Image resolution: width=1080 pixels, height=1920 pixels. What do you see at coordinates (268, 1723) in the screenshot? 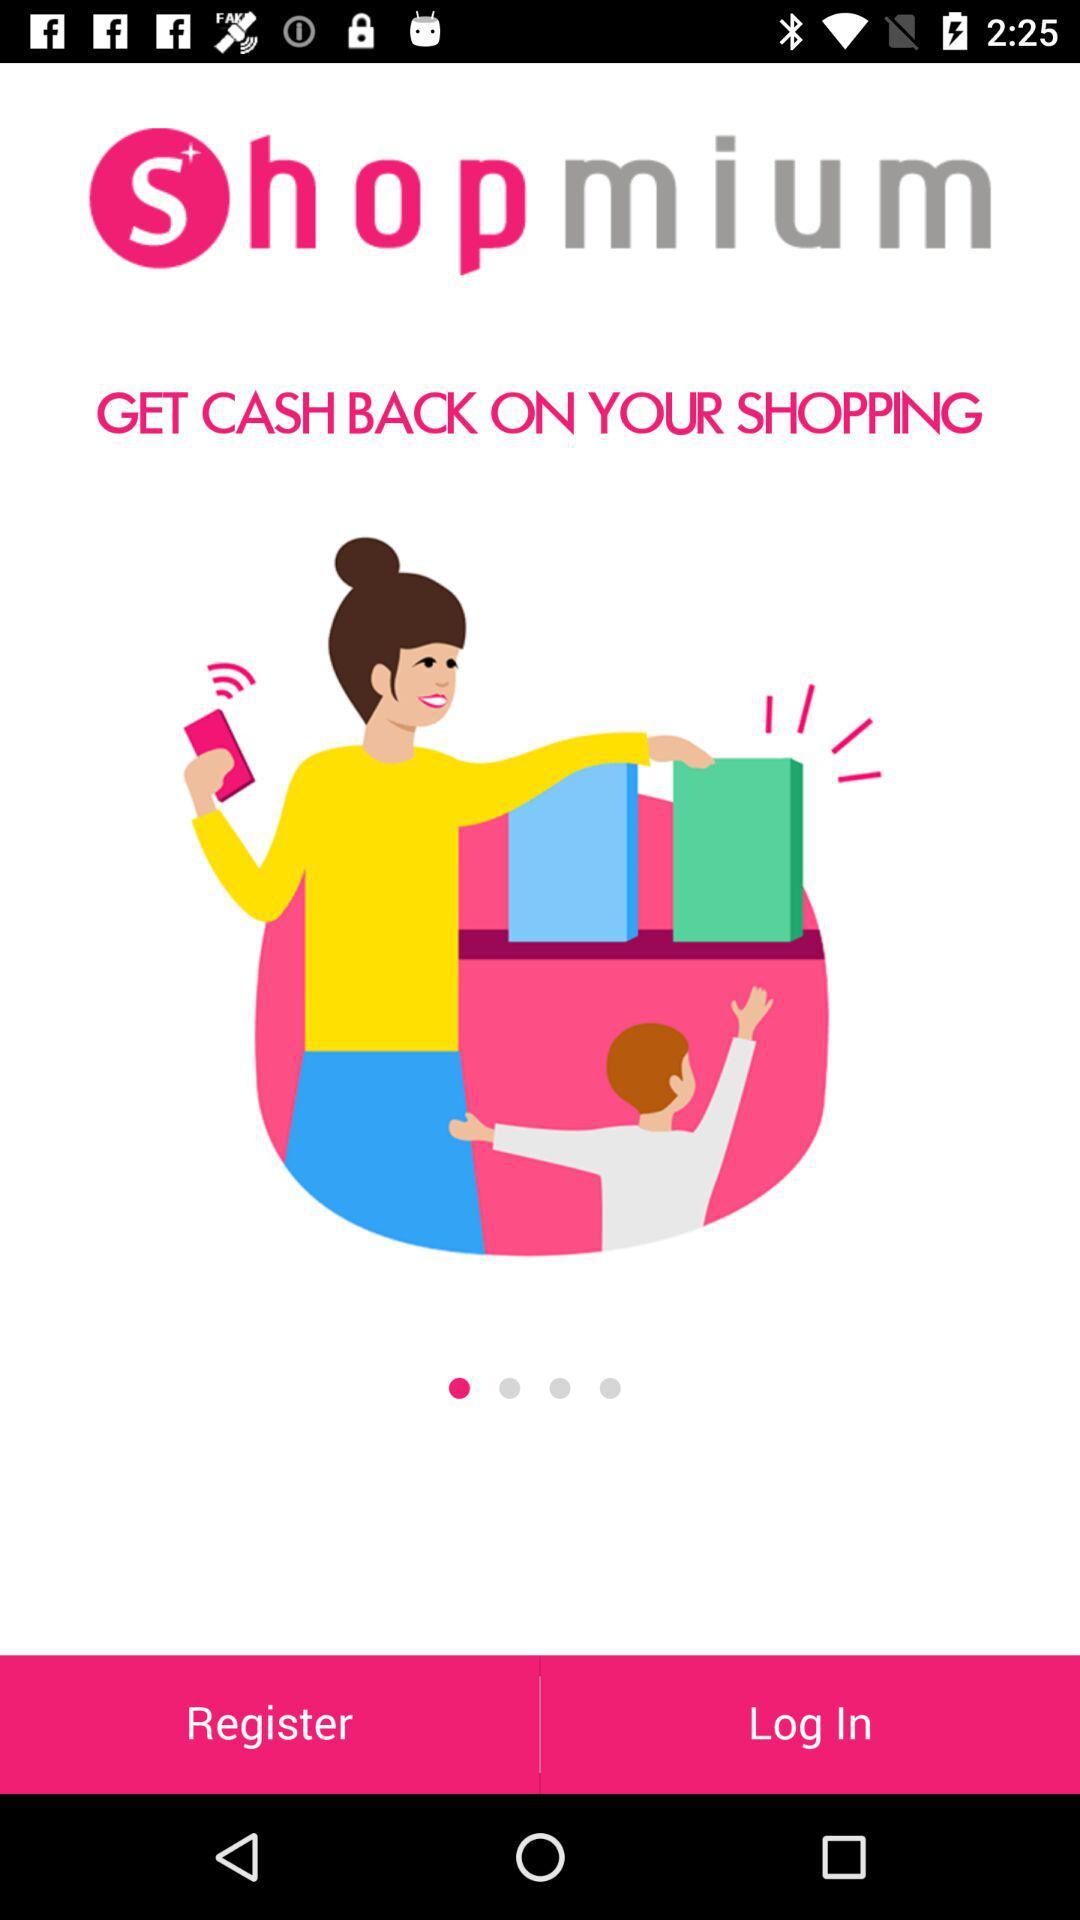
I see `the item at the bottom left corner` at bounding box center [268, 1723].